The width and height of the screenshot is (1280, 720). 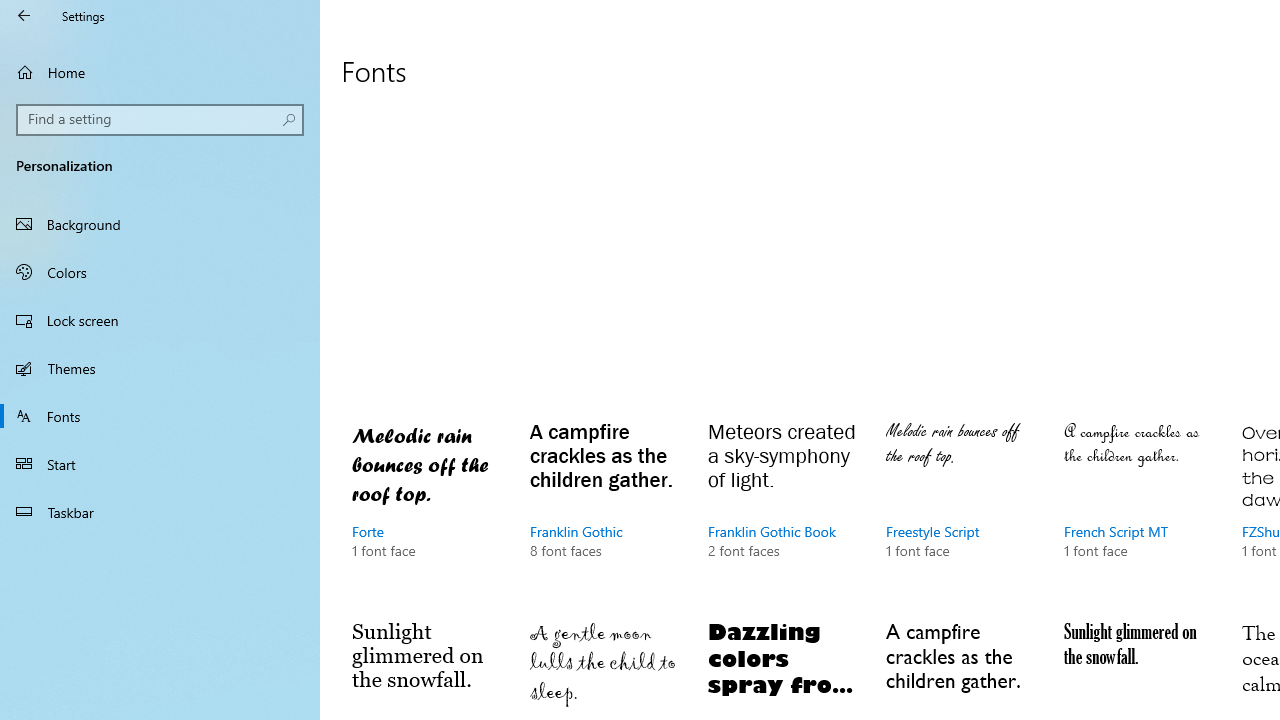 I want to click on 'Fonts', so click(x=160, y=414).